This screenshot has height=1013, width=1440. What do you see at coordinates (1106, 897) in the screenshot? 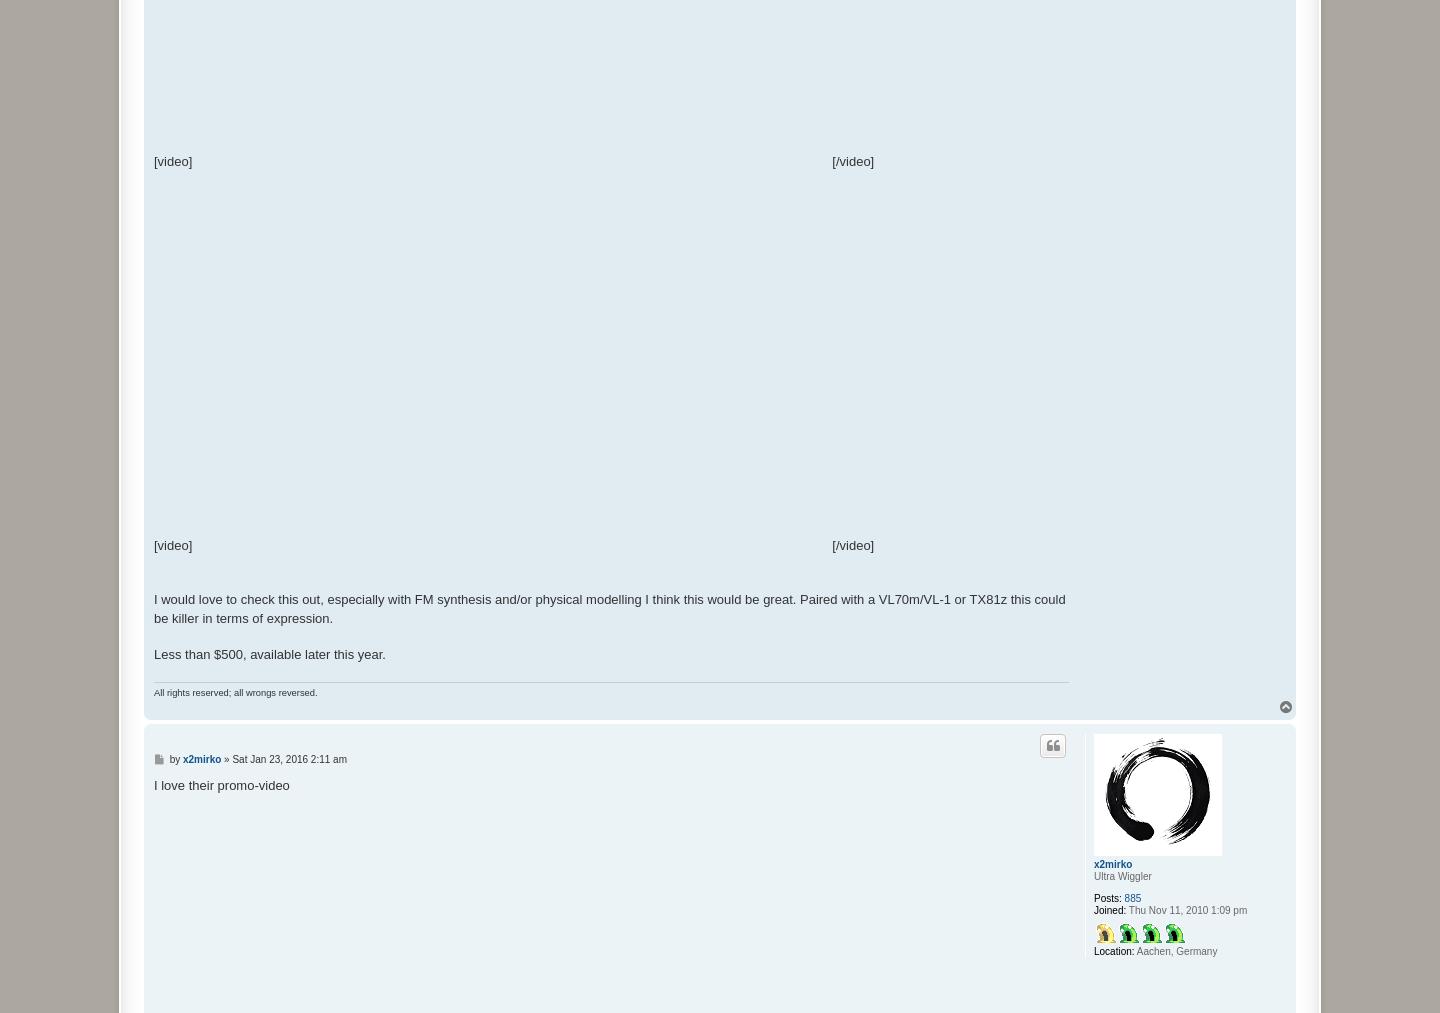
I see `'Posts:'` at bounding box center [1106, 897].